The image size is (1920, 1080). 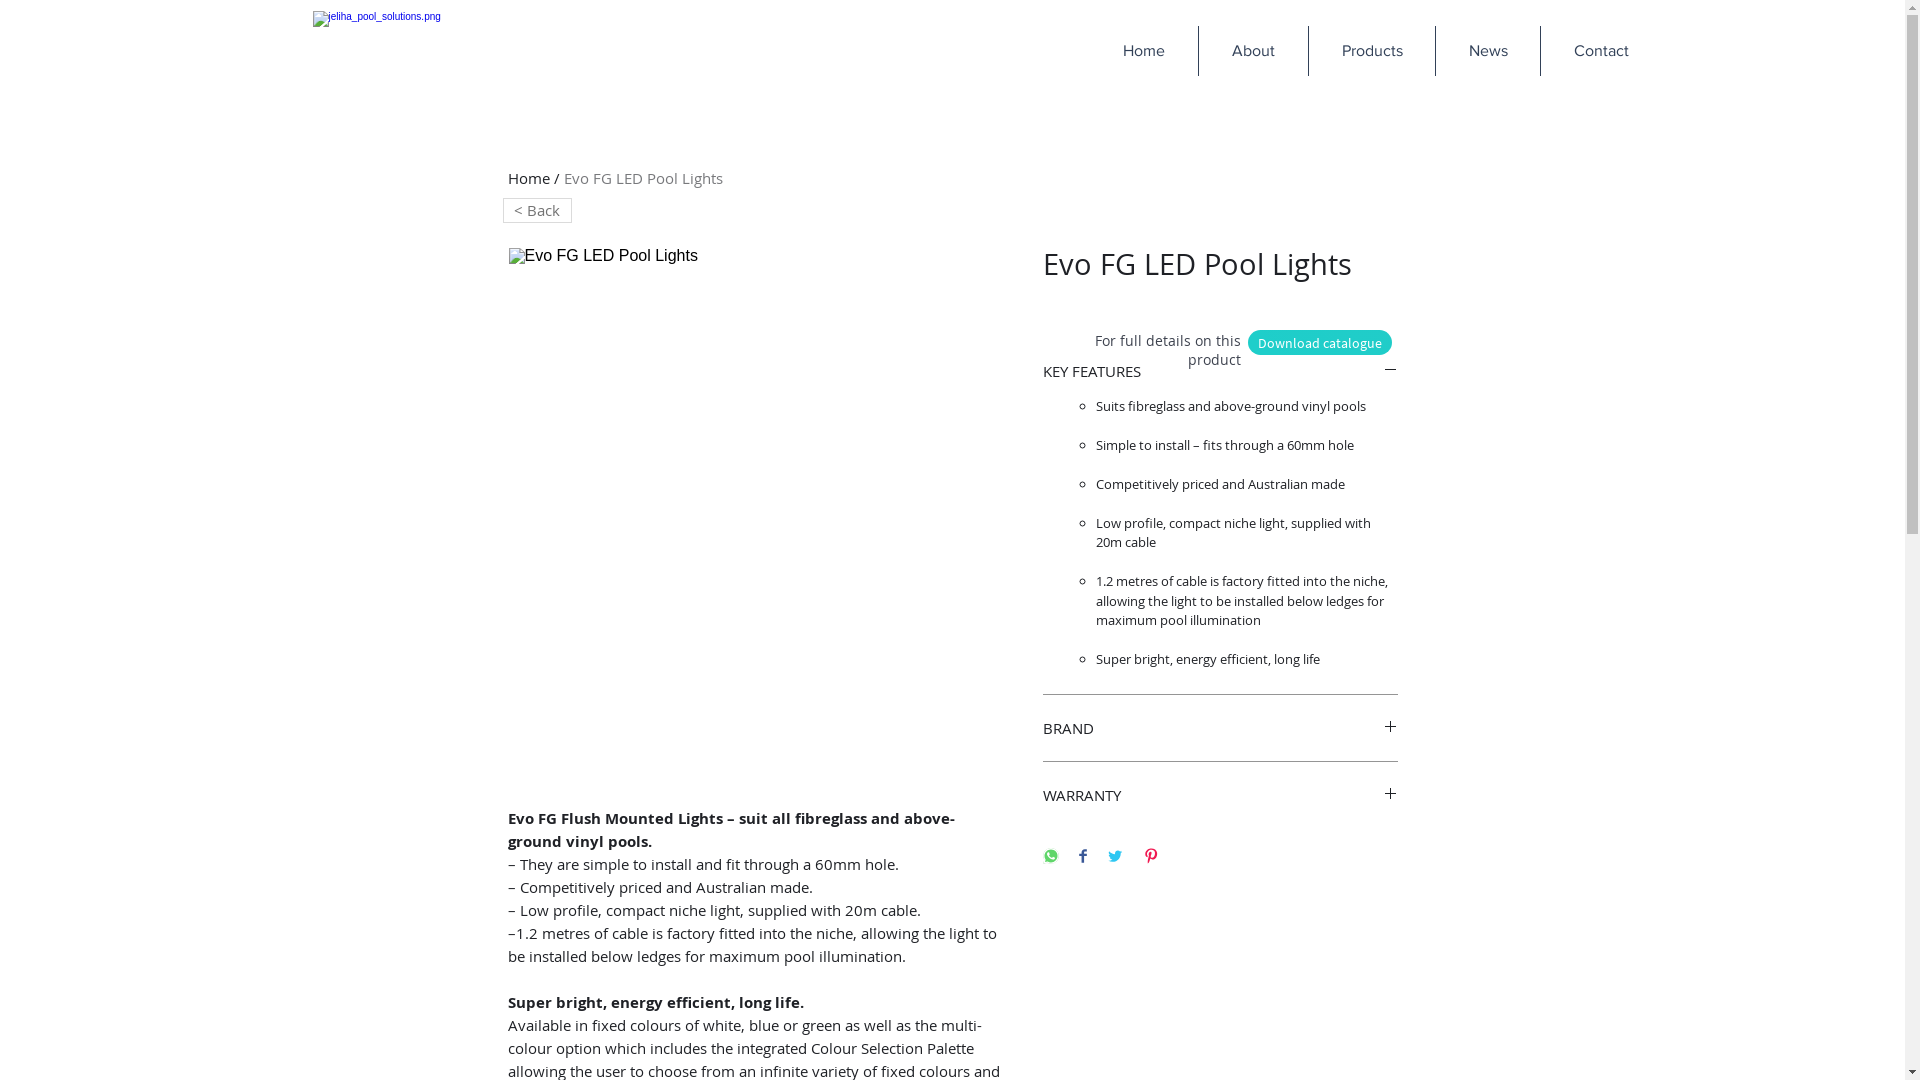 I want to click on 'Download catalogue', so click(x=1320, y=341).